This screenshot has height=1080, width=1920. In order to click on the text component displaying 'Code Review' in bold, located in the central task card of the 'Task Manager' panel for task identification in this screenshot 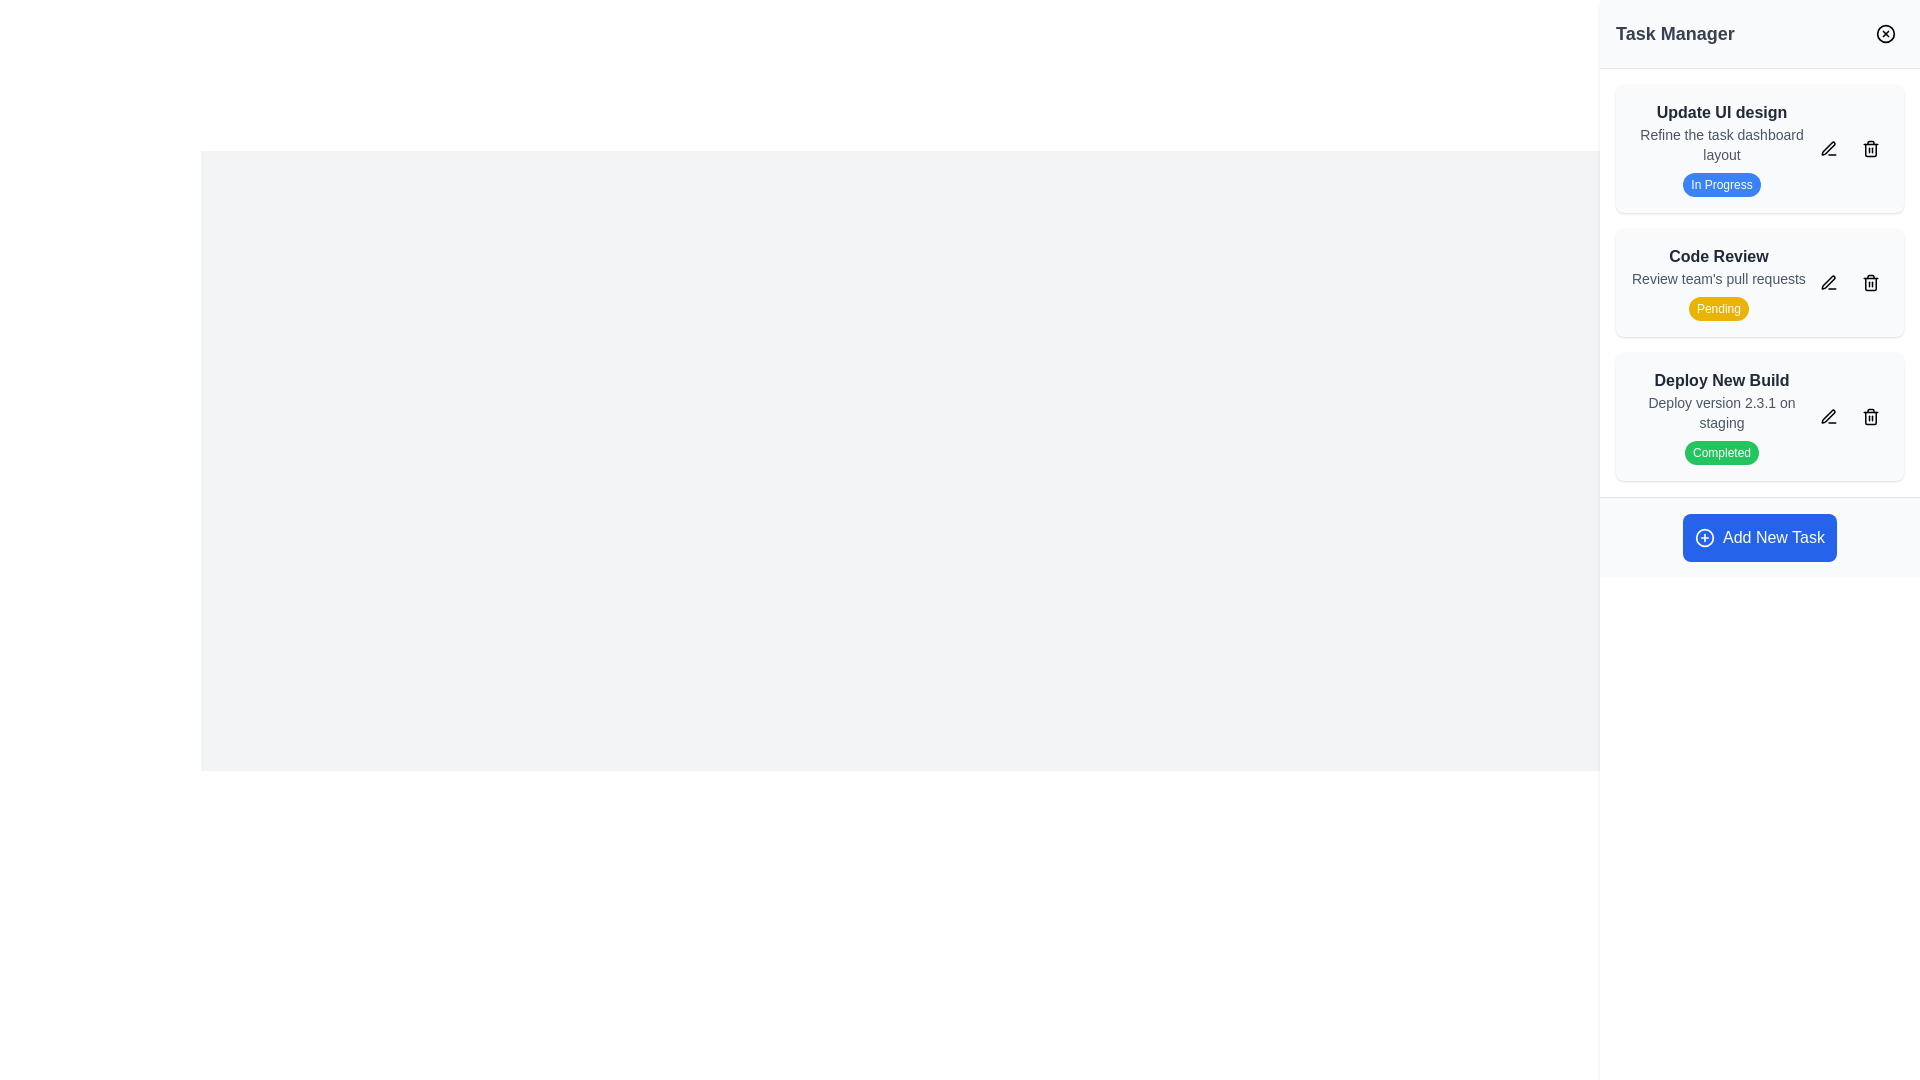, I will do `click(1717, 256)`.